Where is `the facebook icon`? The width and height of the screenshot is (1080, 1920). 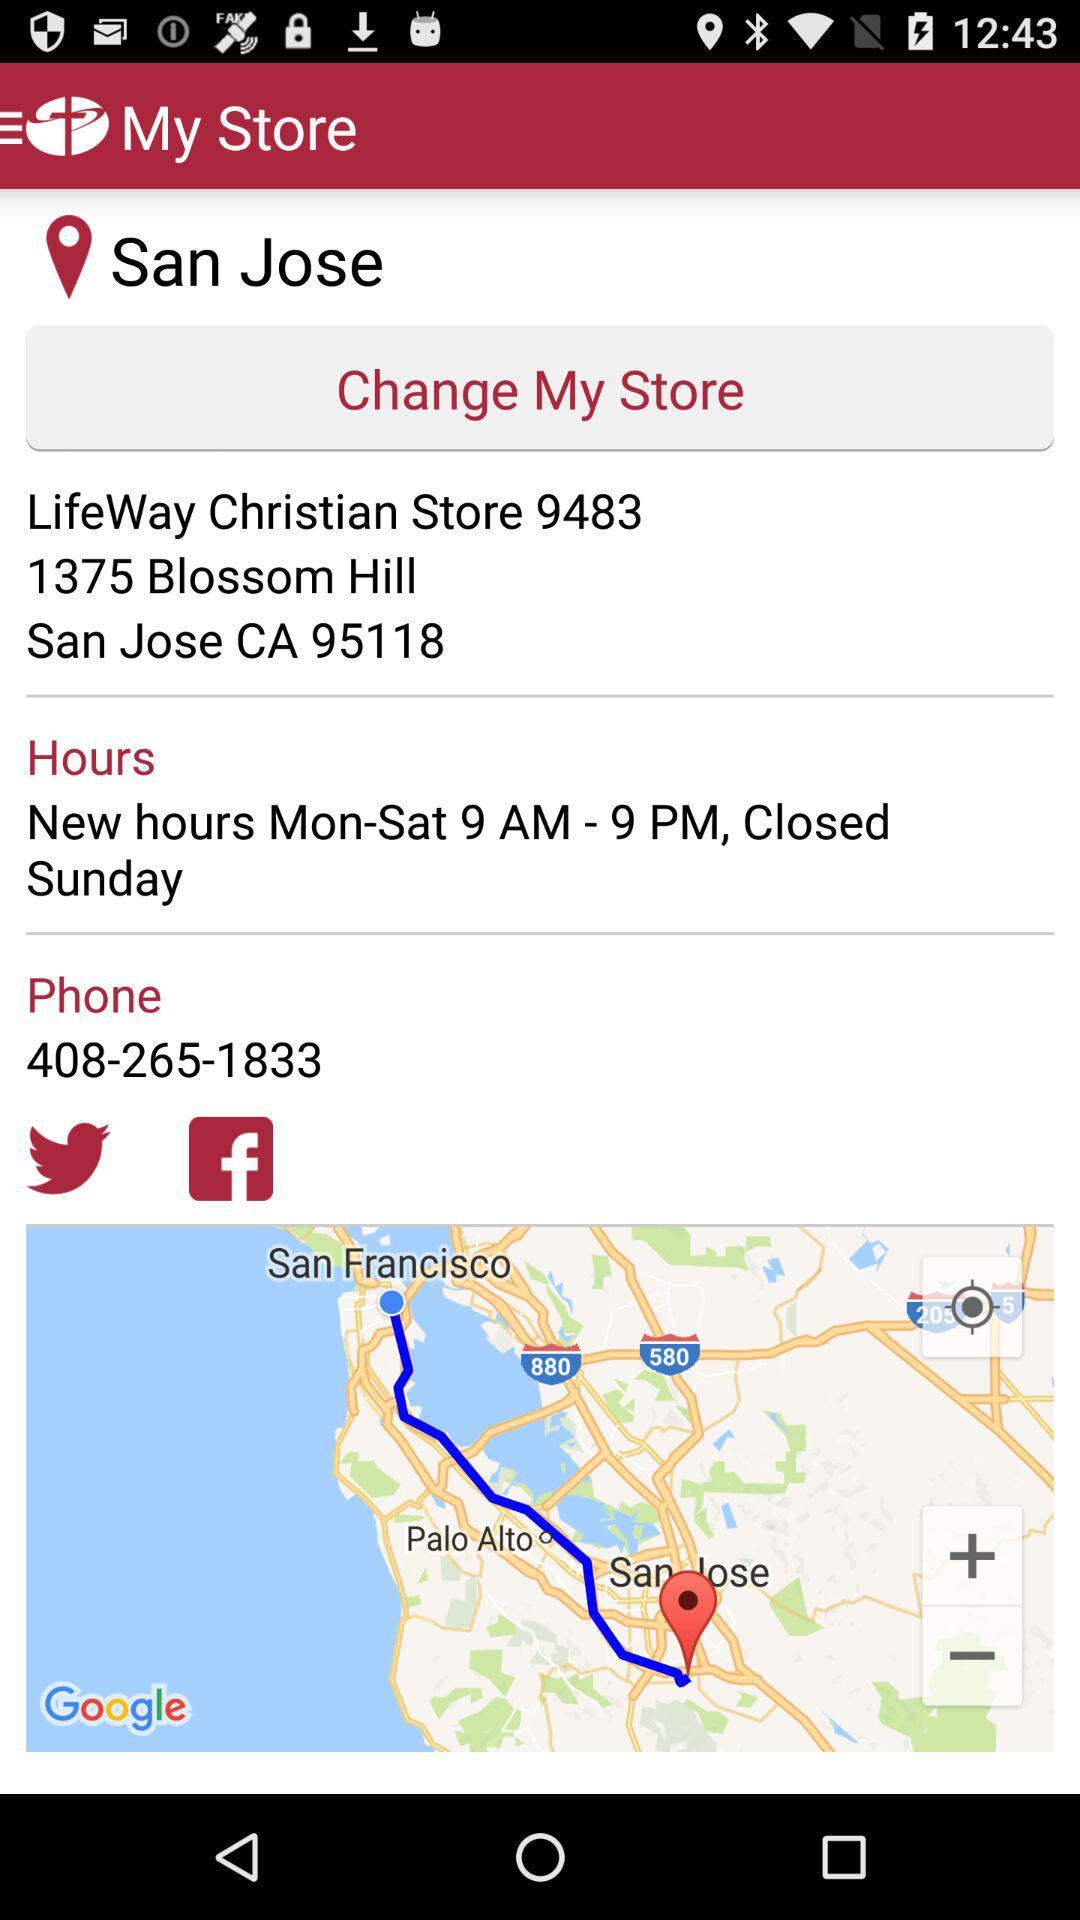
the facebook icon is located at coordinates (230, 1239).